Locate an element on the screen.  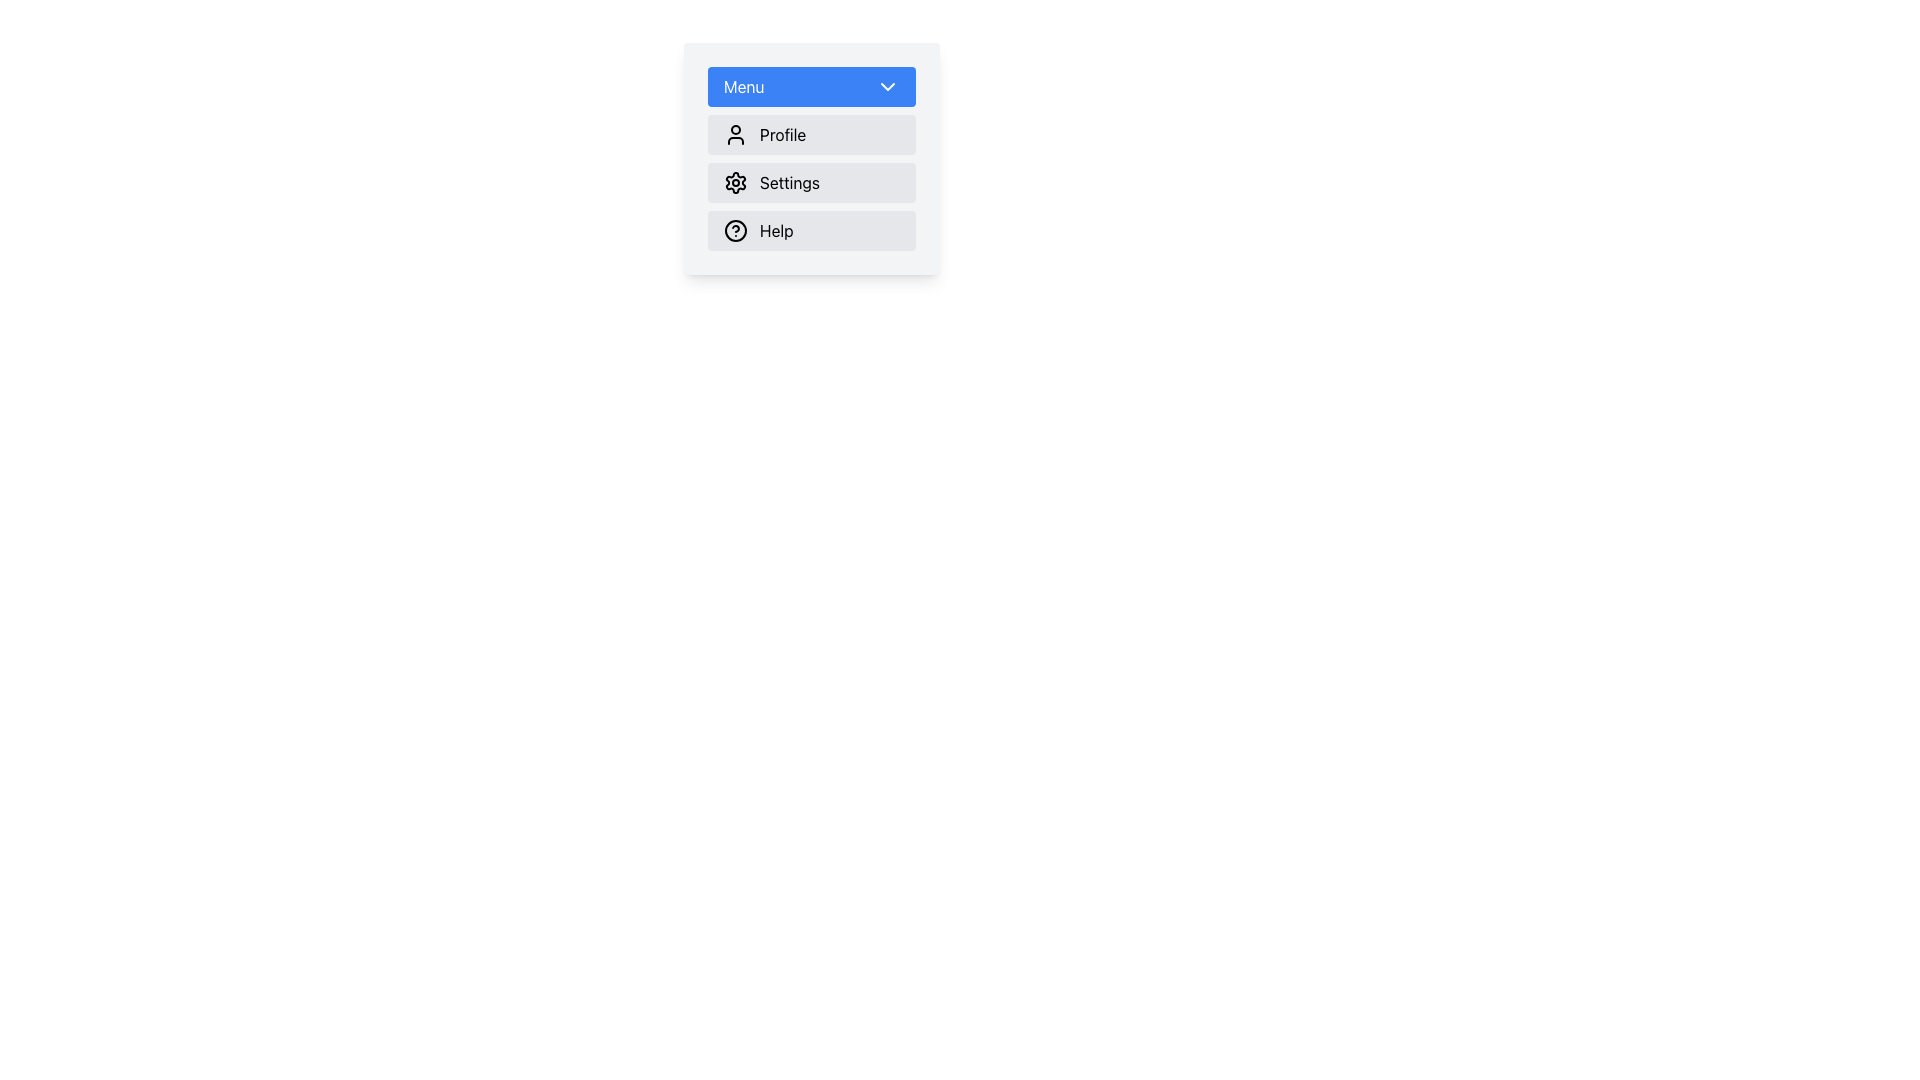
the 'Profile' button, which is the first item in the vertical list of options below the 'Menu' dropdown is located at coordinates (811, 135).